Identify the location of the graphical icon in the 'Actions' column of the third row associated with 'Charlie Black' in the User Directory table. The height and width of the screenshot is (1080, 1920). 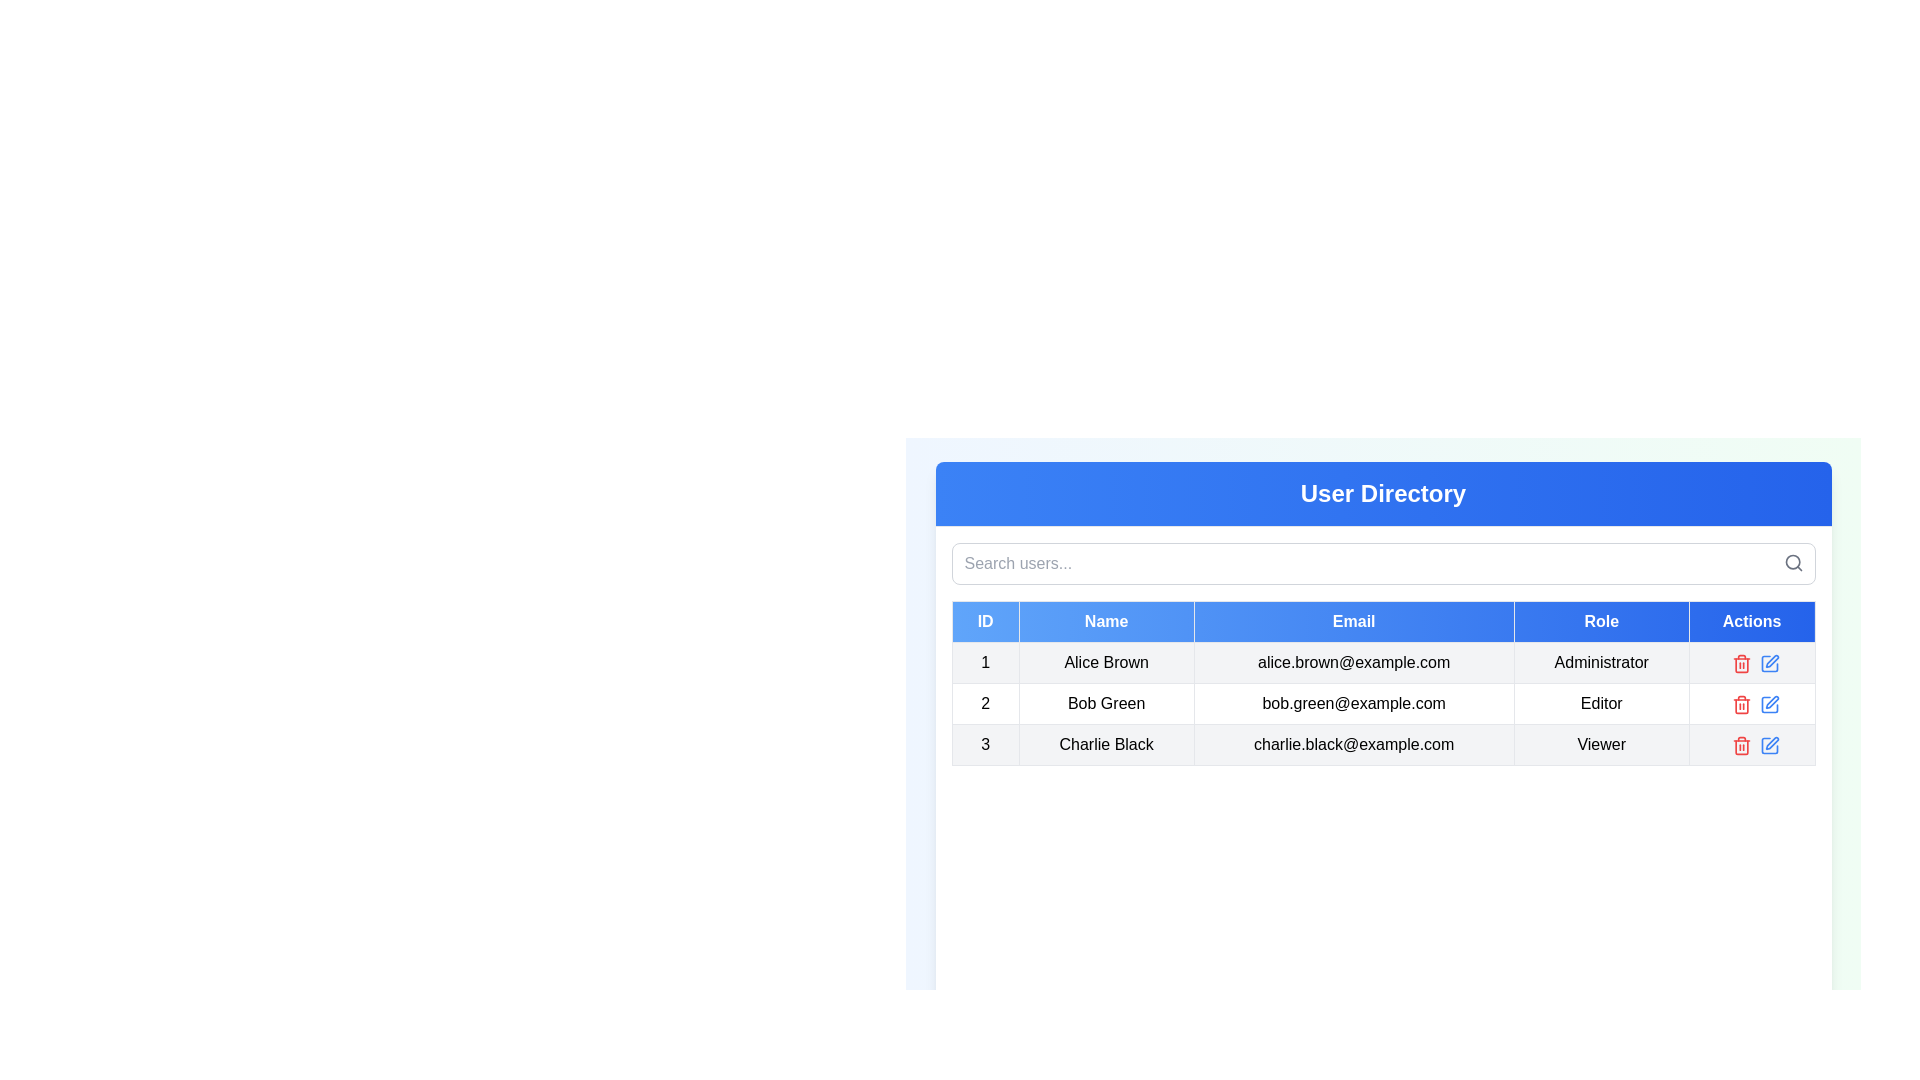
(1770, 745).